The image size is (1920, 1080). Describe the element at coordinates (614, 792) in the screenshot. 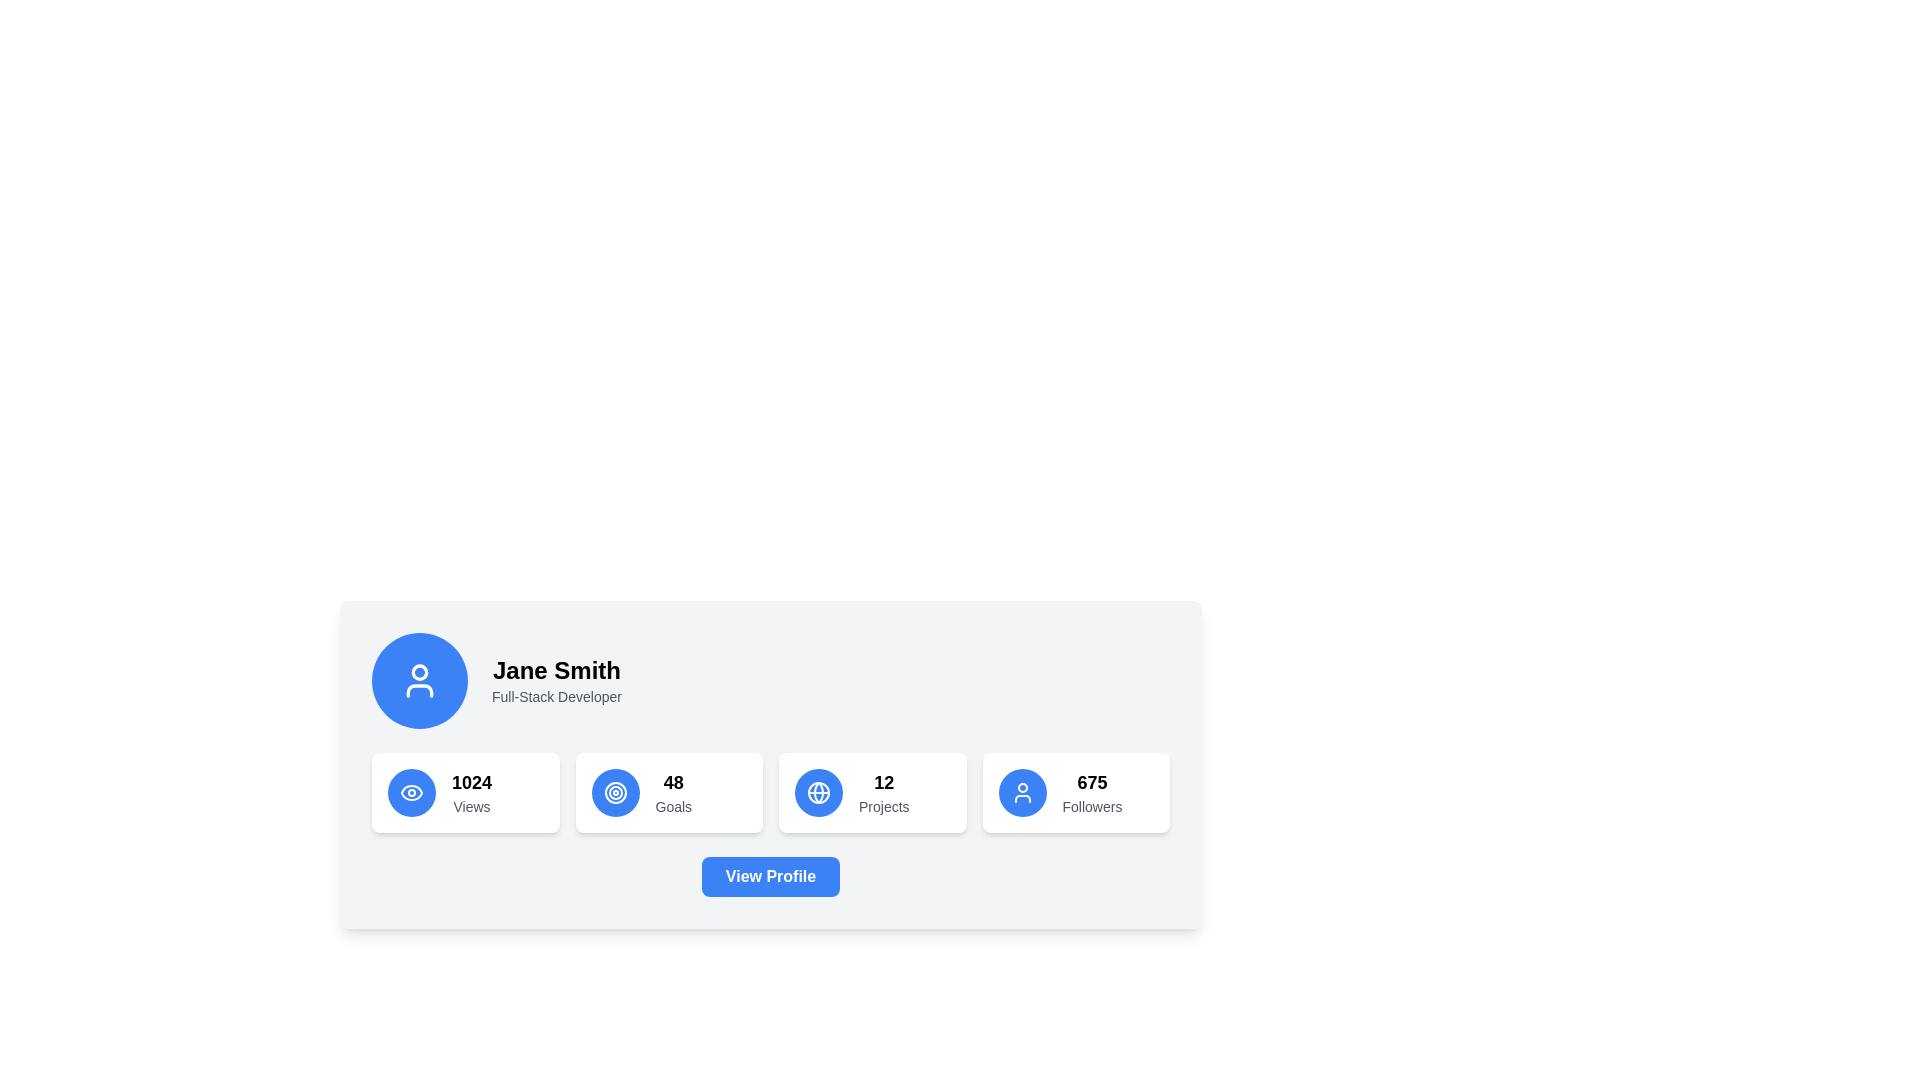

I see `outermost boundary circle of the target icon located in the second column of the statistics row of the user card, situated between the 'Views' and 'Projects' icons` at that location.